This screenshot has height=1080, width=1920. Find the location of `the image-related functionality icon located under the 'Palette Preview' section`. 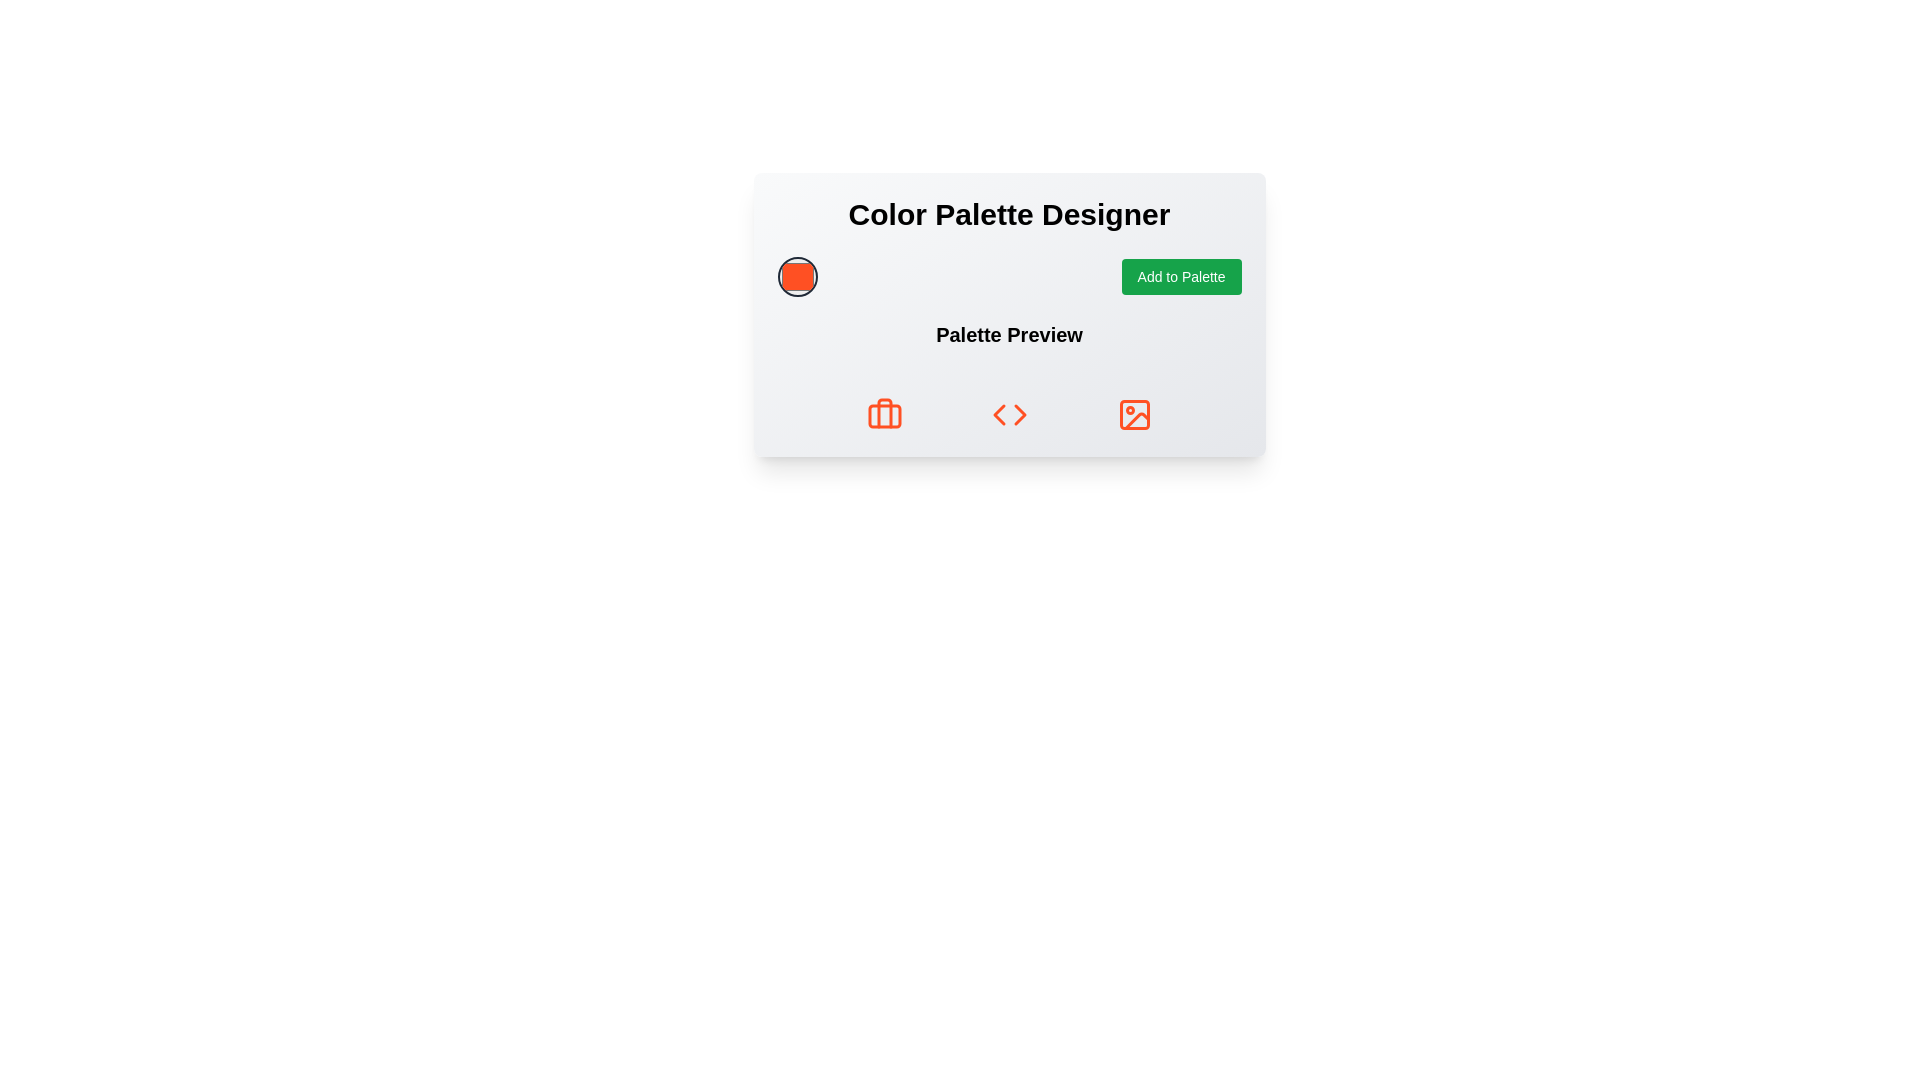

the image-related functionality icon located under the 'Palette Preview' section is located at coordinates (1134, 414).